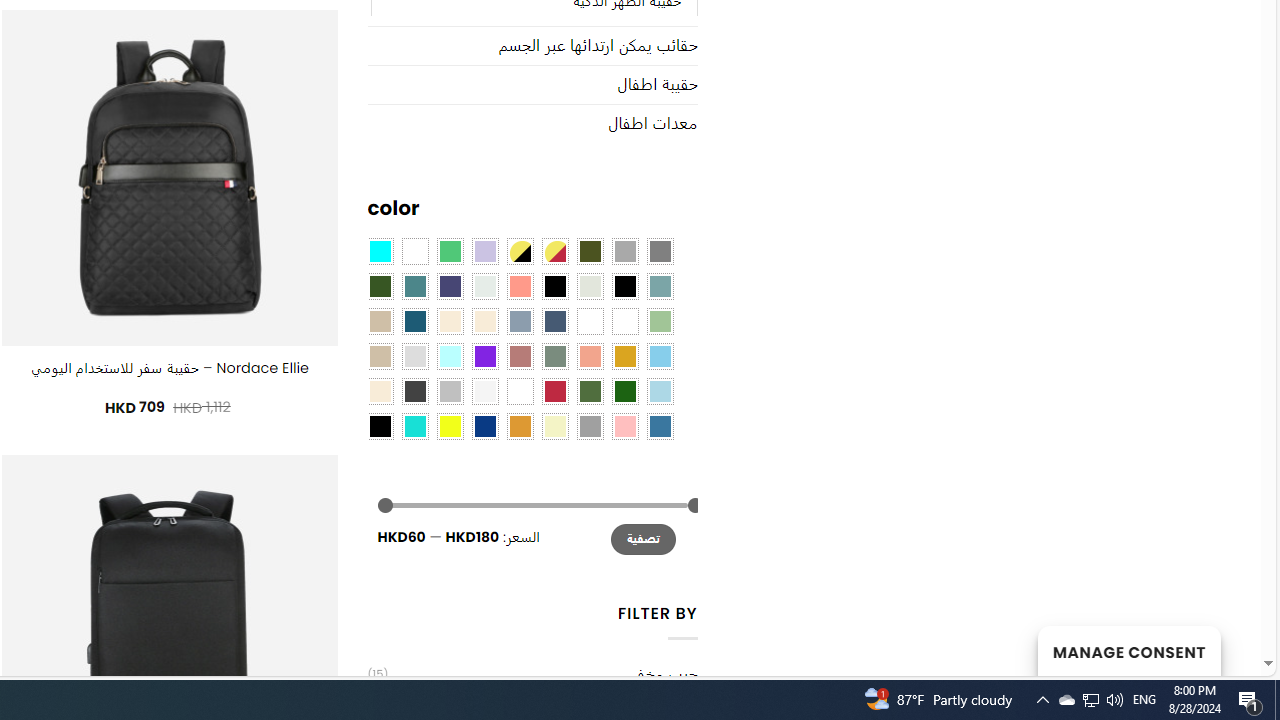 The height and width of the screenshot is (720, 1280). Describe the element at coordinates (485, 250) in the screenshot. I see `'Light Purple'` at that location.